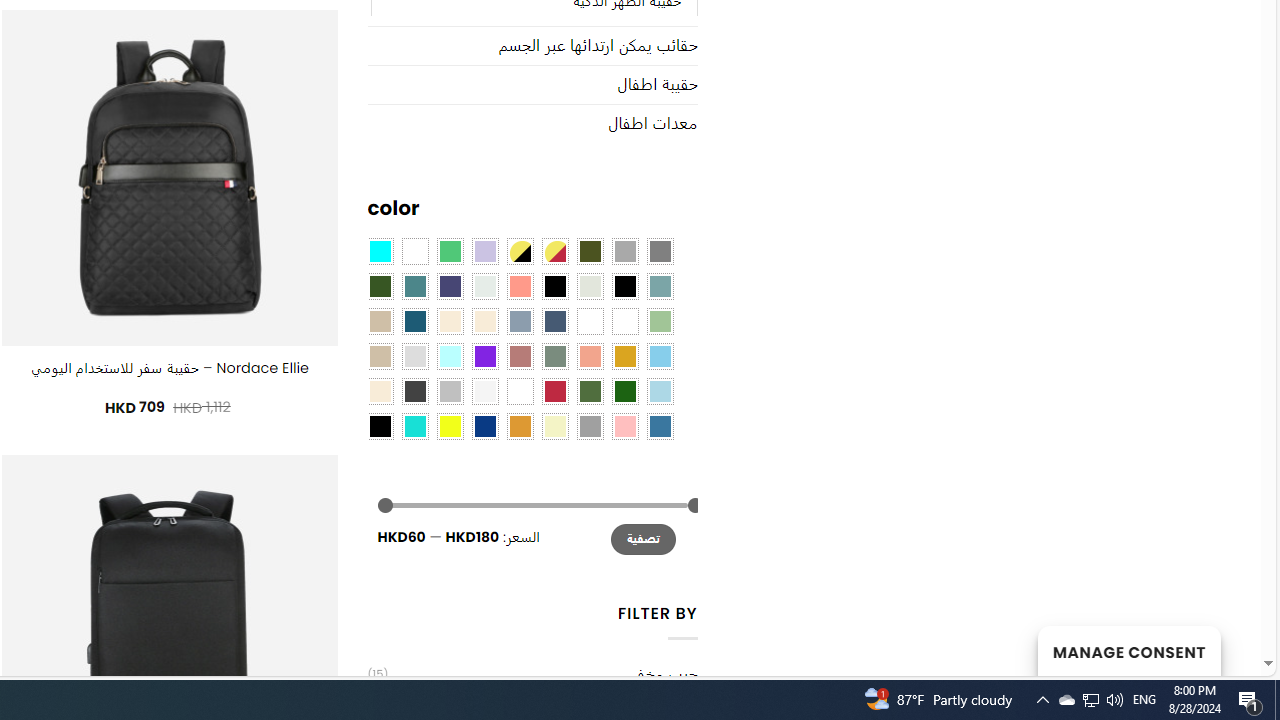 The height and width of the screenshot is (720, 1280). Describe the element at coordinates (485, 250) in the screenshot. I see `'Light Purple'` at that location.